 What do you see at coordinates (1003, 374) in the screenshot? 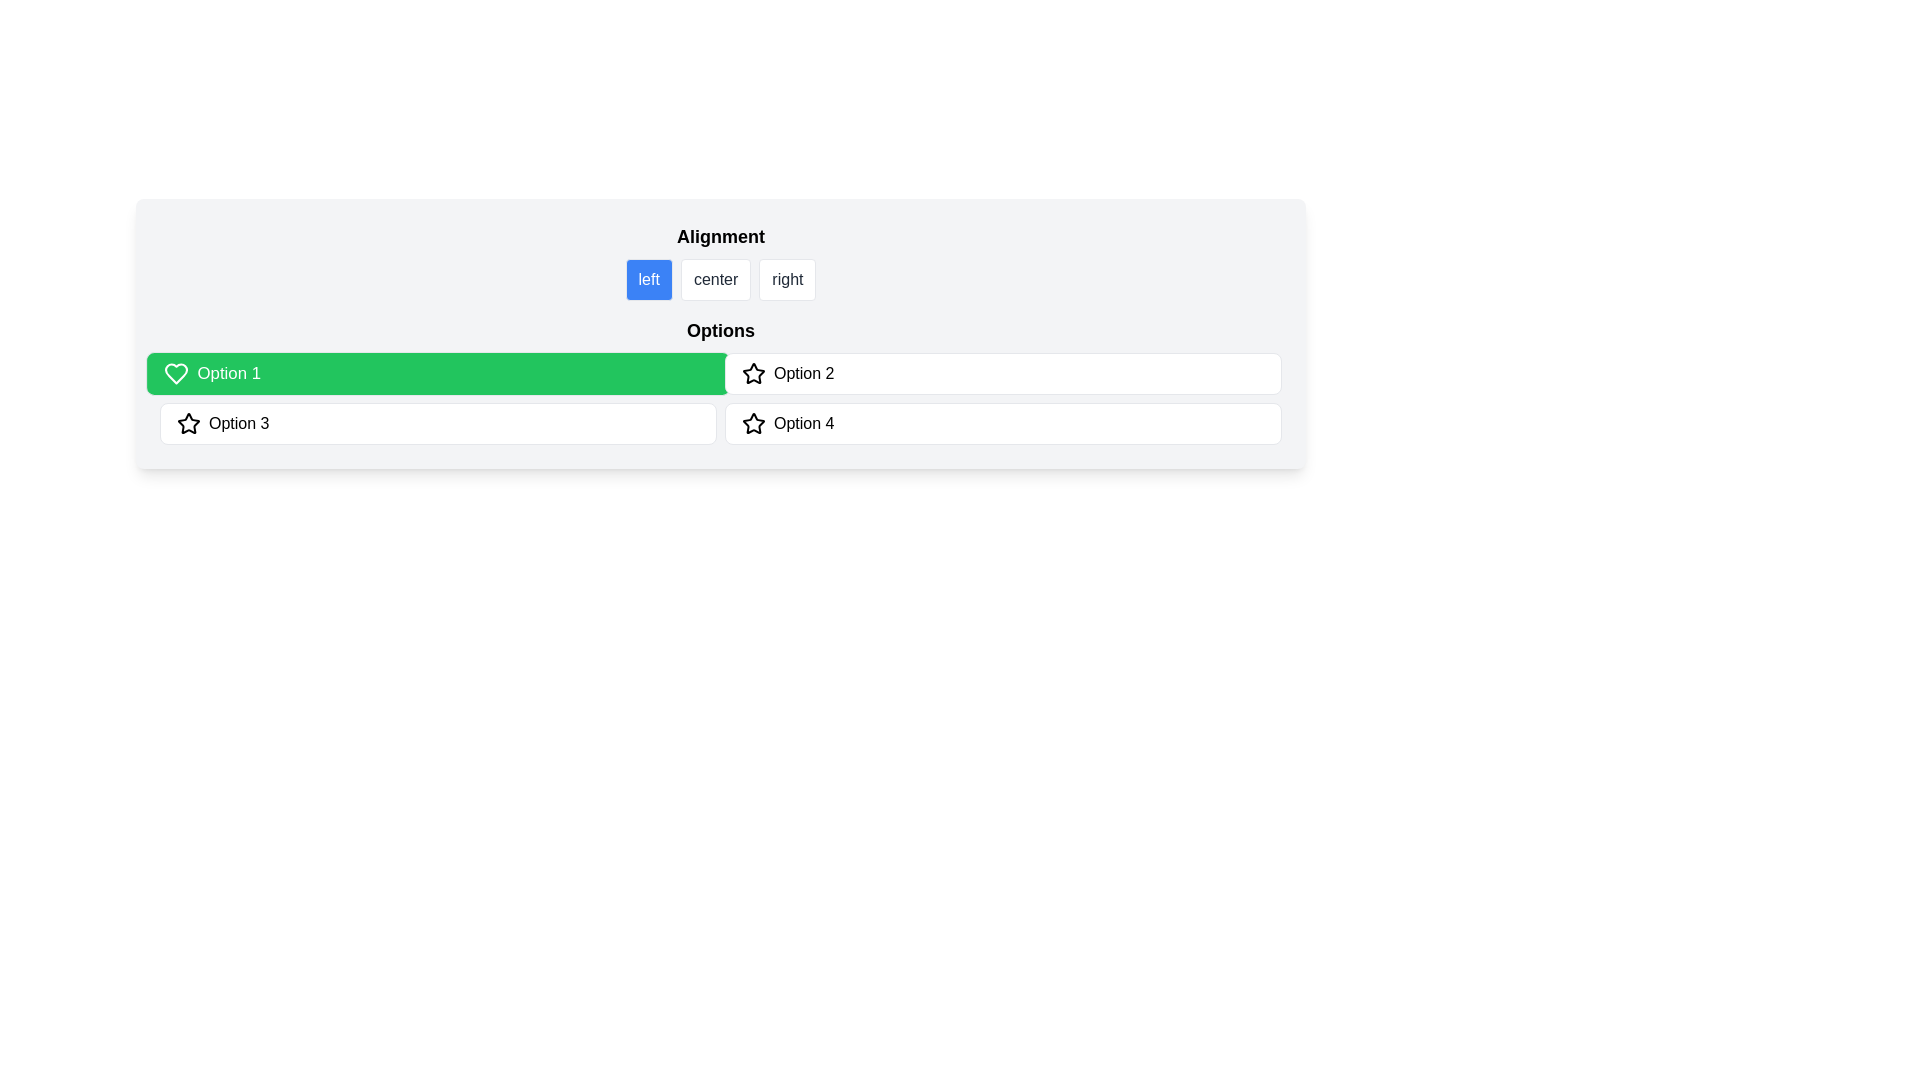
I see `the second button labeled 'Option 2'` at bounding box center [1003, 374].